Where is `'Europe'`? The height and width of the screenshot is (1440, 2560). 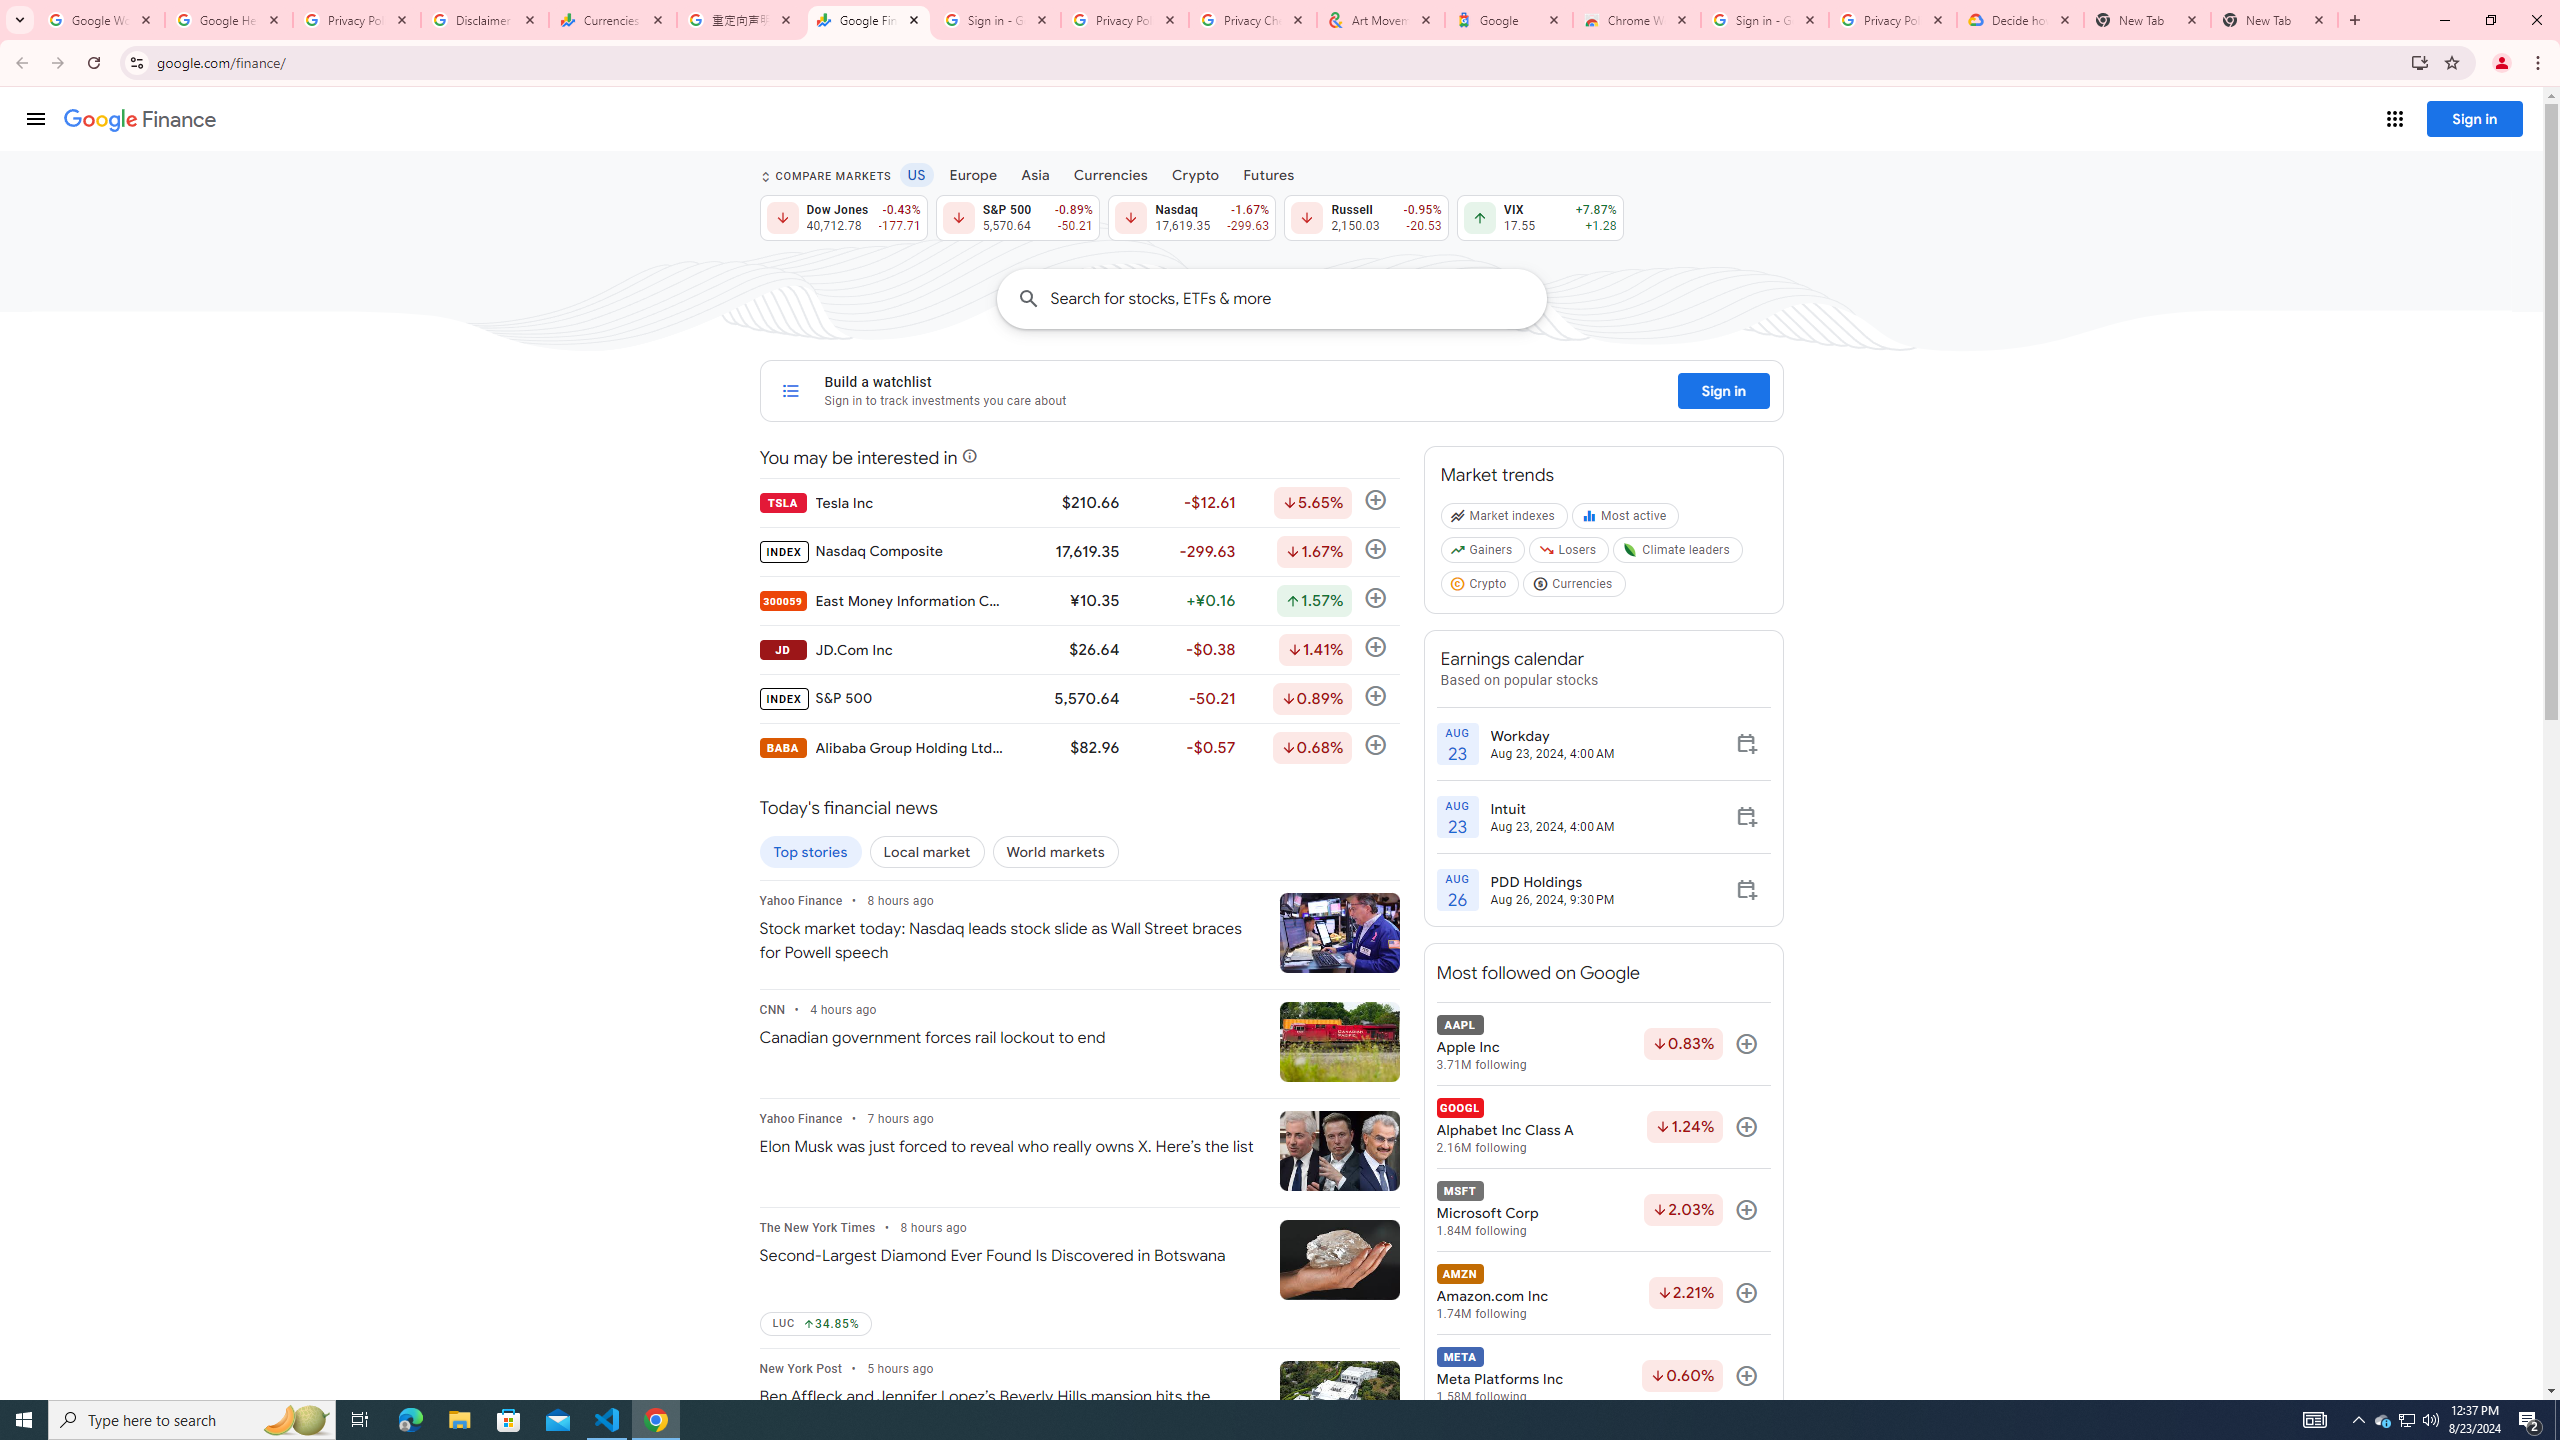 'Europe' is located at coordinates (974, 173).